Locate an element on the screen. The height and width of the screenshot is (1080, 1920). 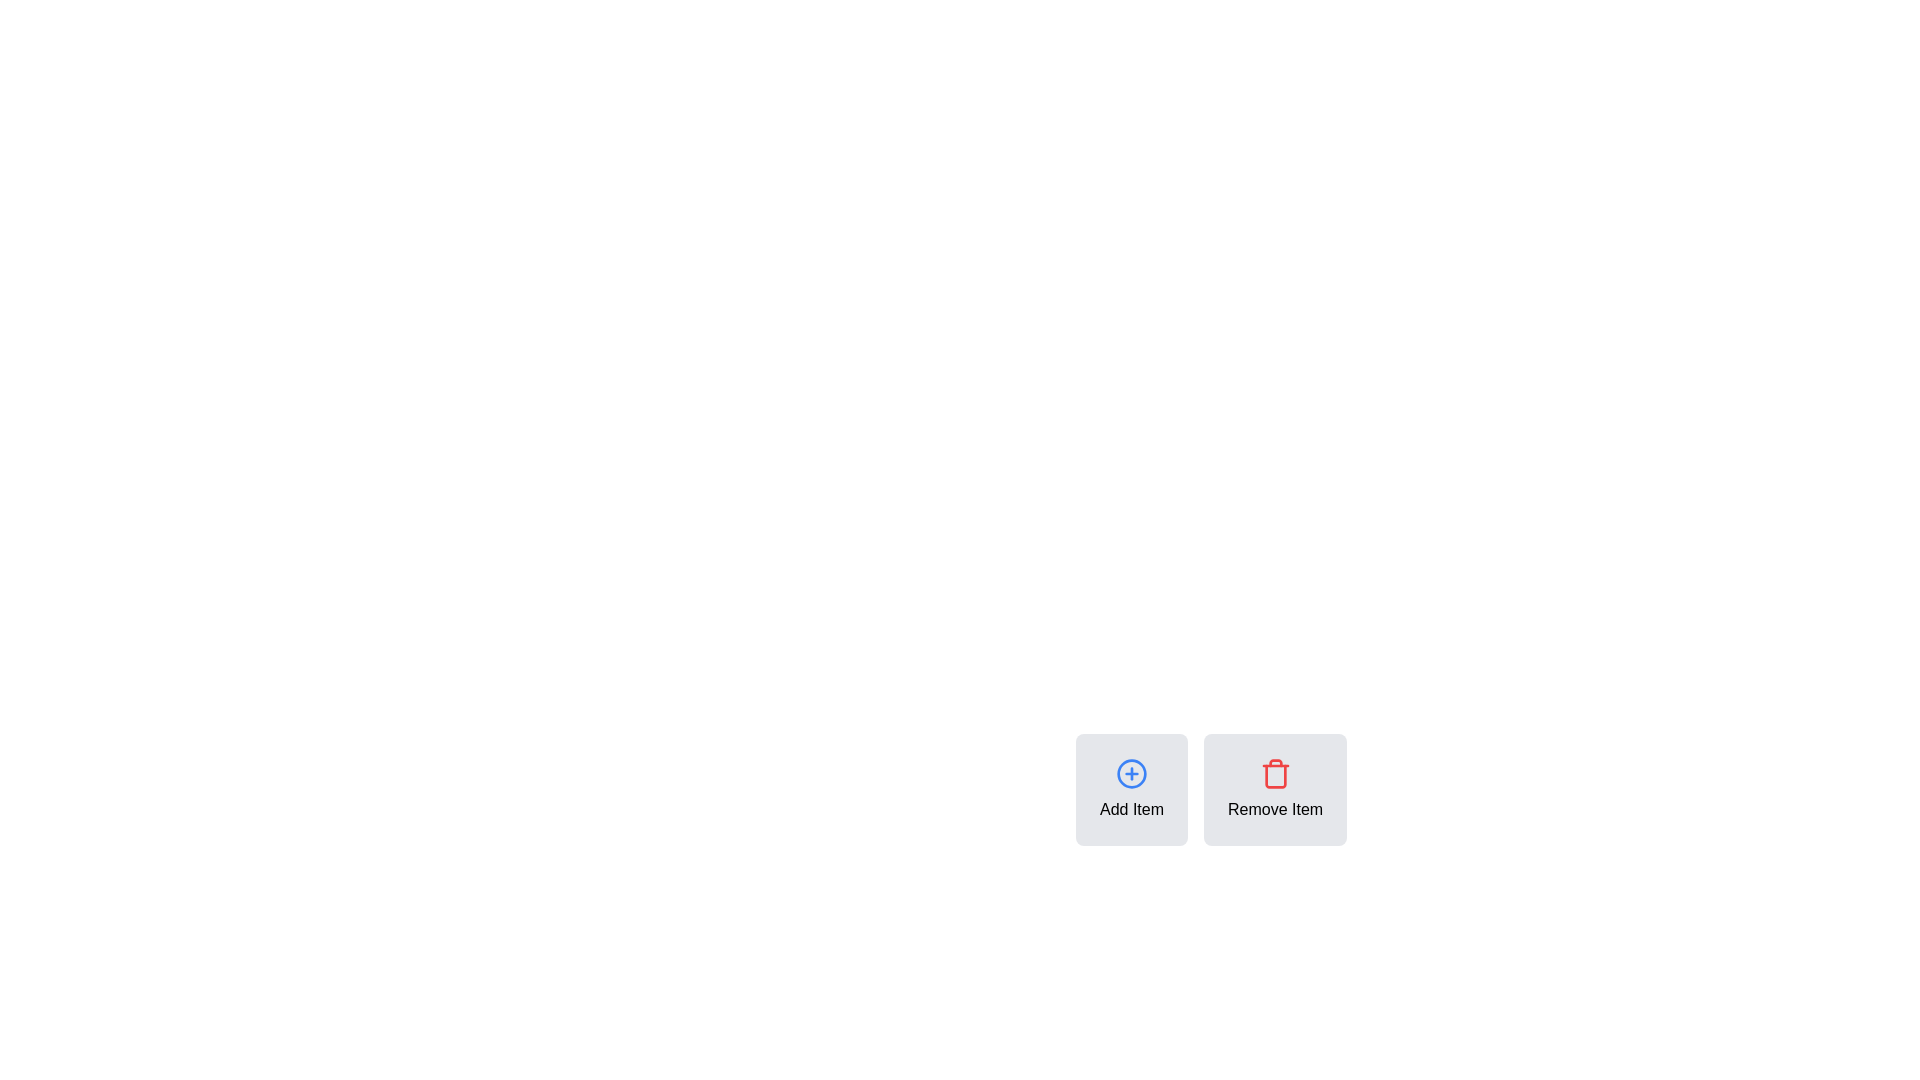
the 'Remove Item' button, which is the second button from the left in the button group, featuring a red trash icon above the text is located at coordinates (1241, 789).